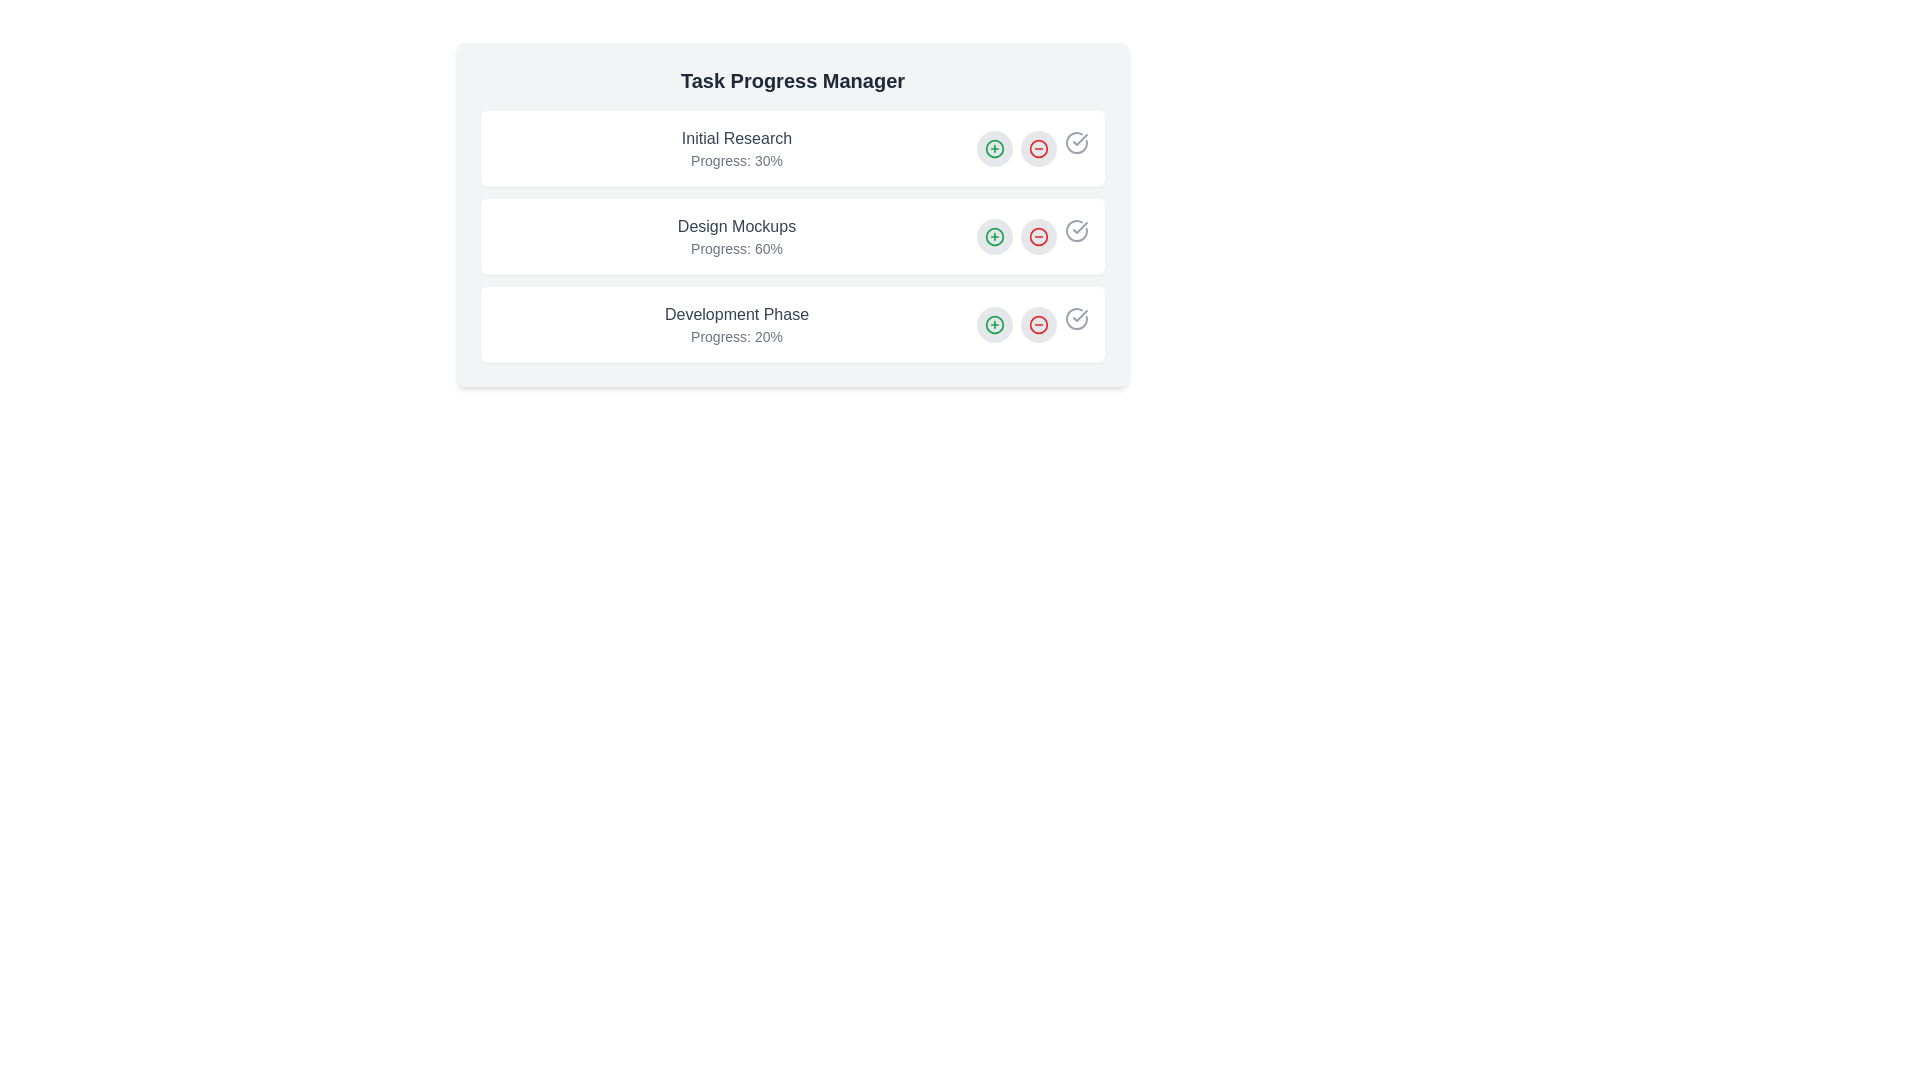 The width and height of the screenshot is (1920, 1080). What do you see at coordinates (791, 215) in the screenshot?
I see `the minus icon to decrease progress in the 'Design Mockups' section of the Task Progress Manager` at bounding box center [791, 215].